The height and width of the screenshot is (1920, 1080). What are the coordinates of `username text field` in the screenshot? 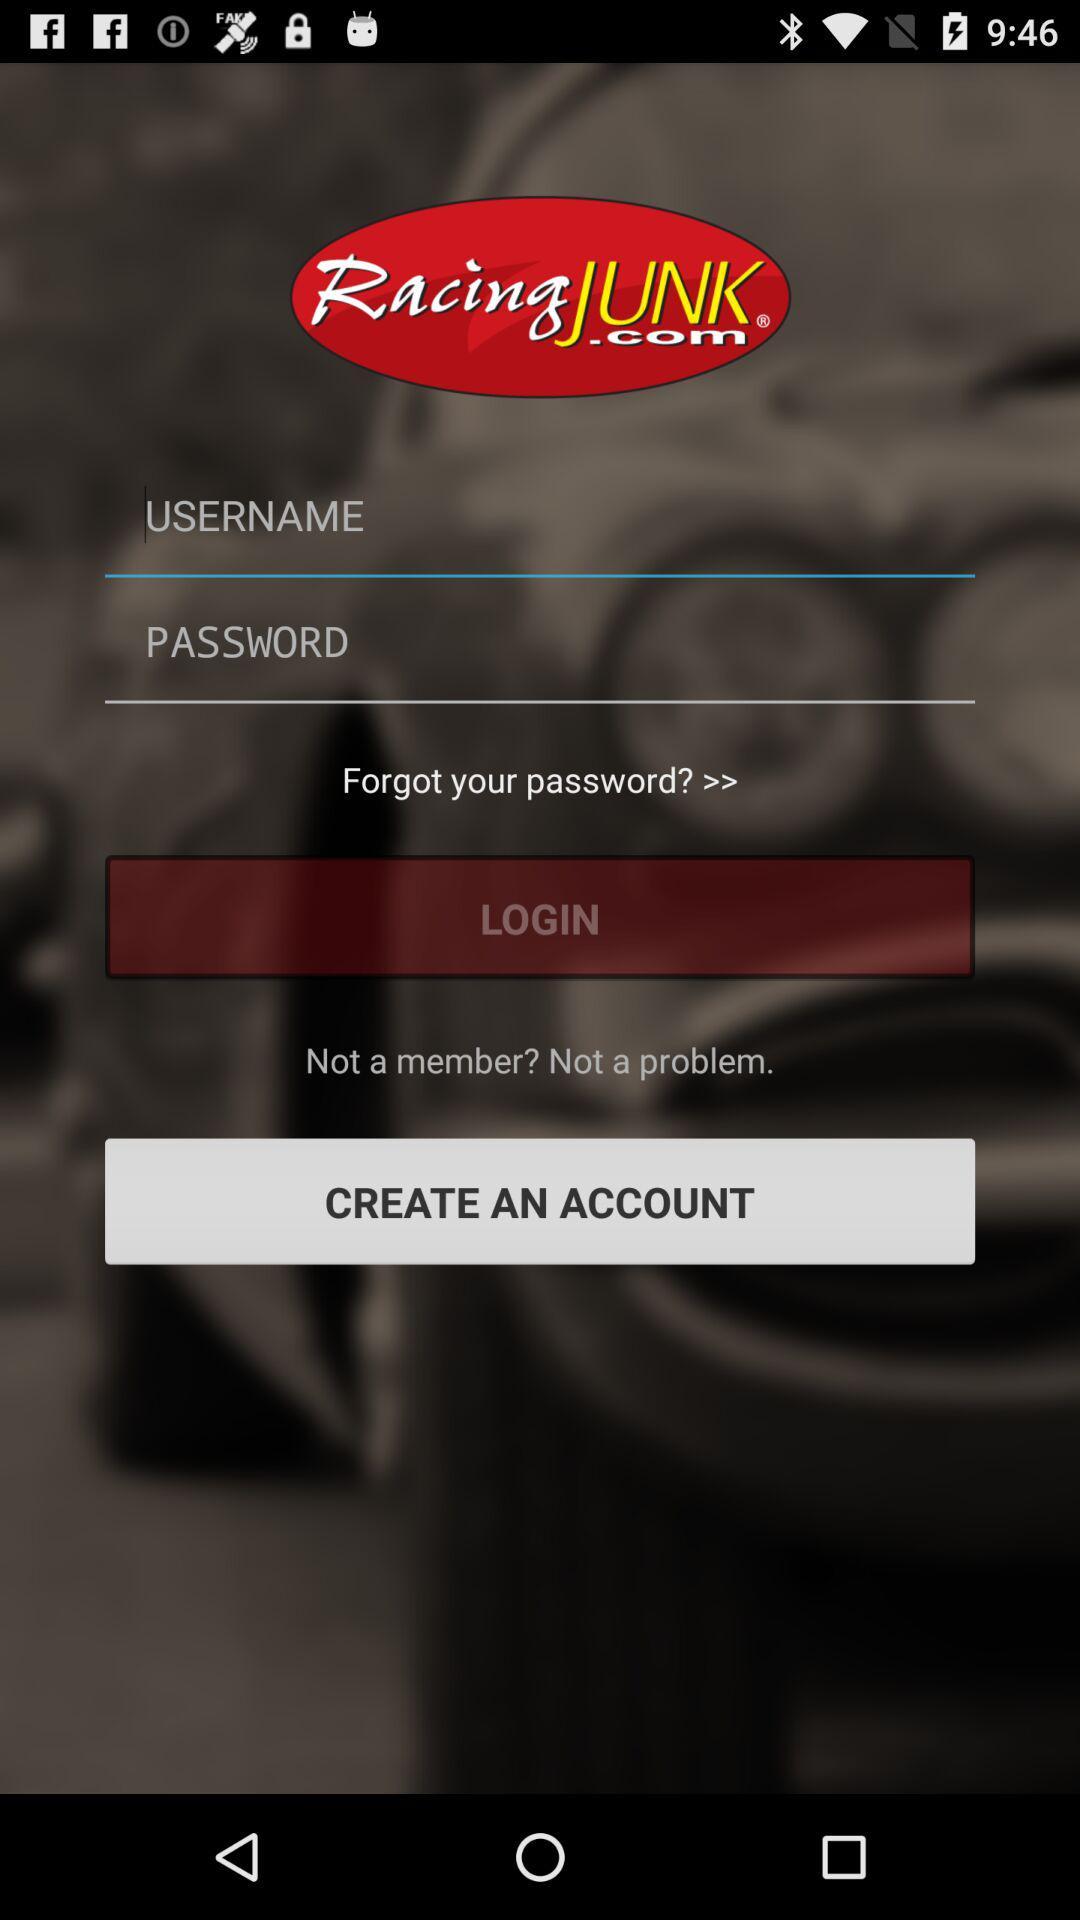 It's located at (540, 514).